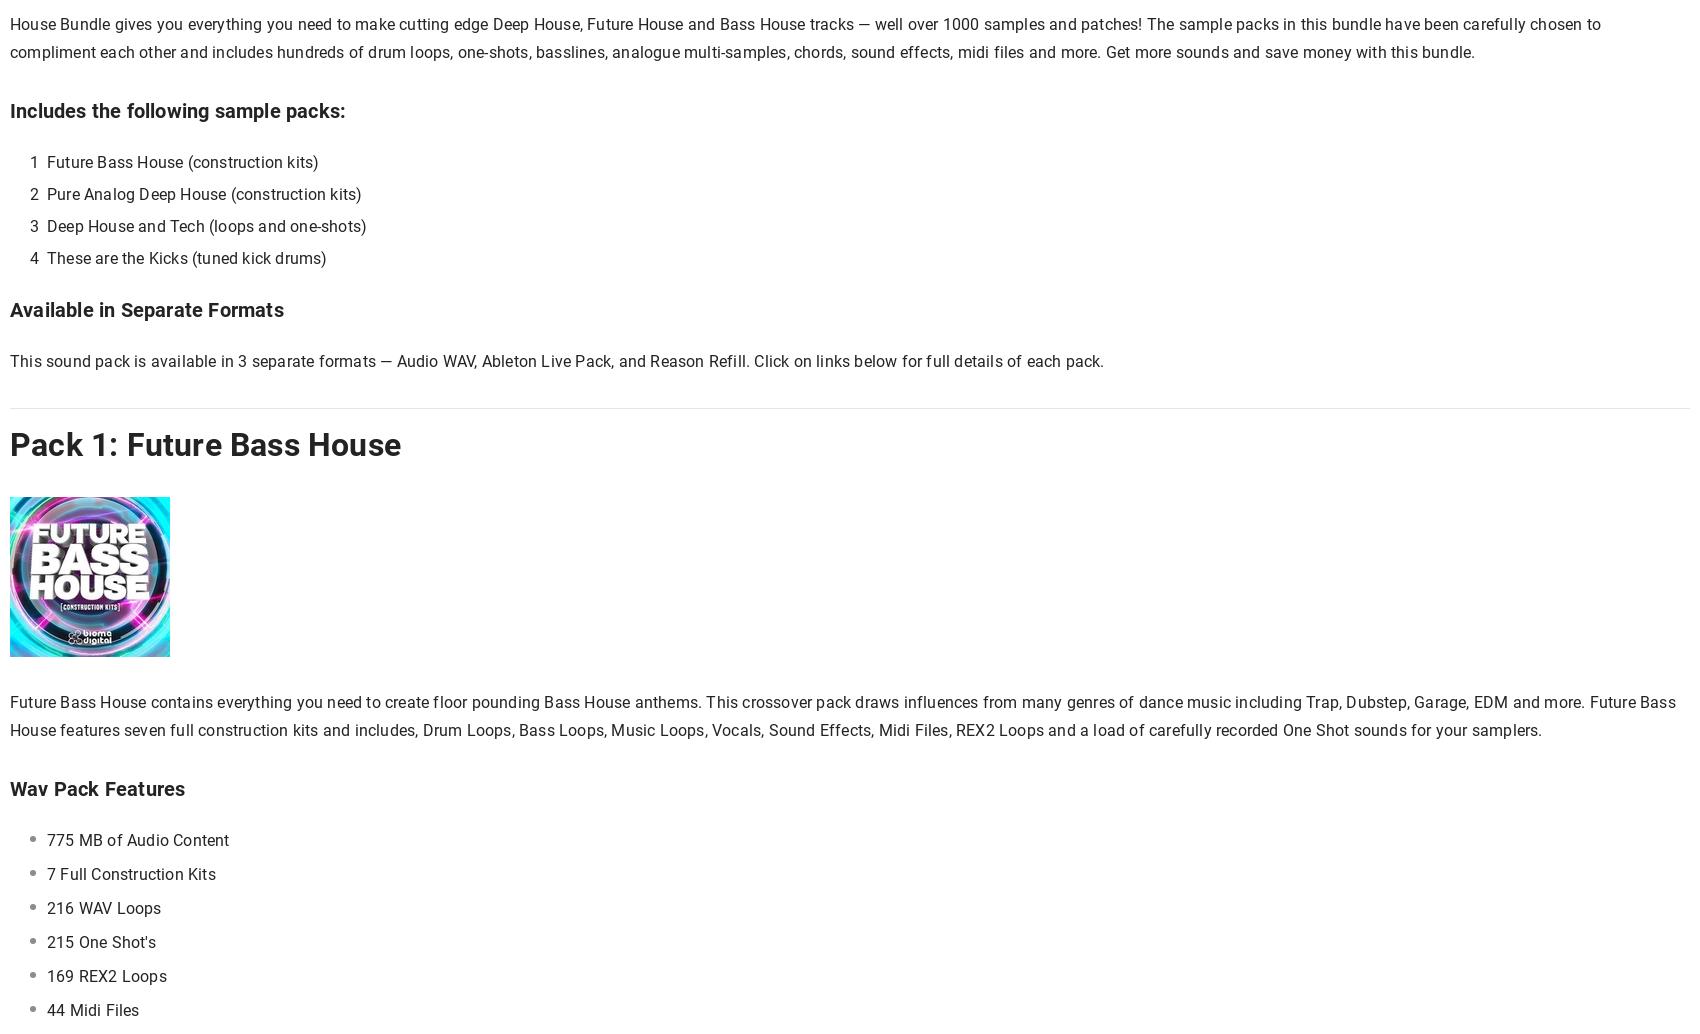 This screenshot has height=1034, width=1700. I want to click on 'Includes the following sample packs:', so click(176, 111).